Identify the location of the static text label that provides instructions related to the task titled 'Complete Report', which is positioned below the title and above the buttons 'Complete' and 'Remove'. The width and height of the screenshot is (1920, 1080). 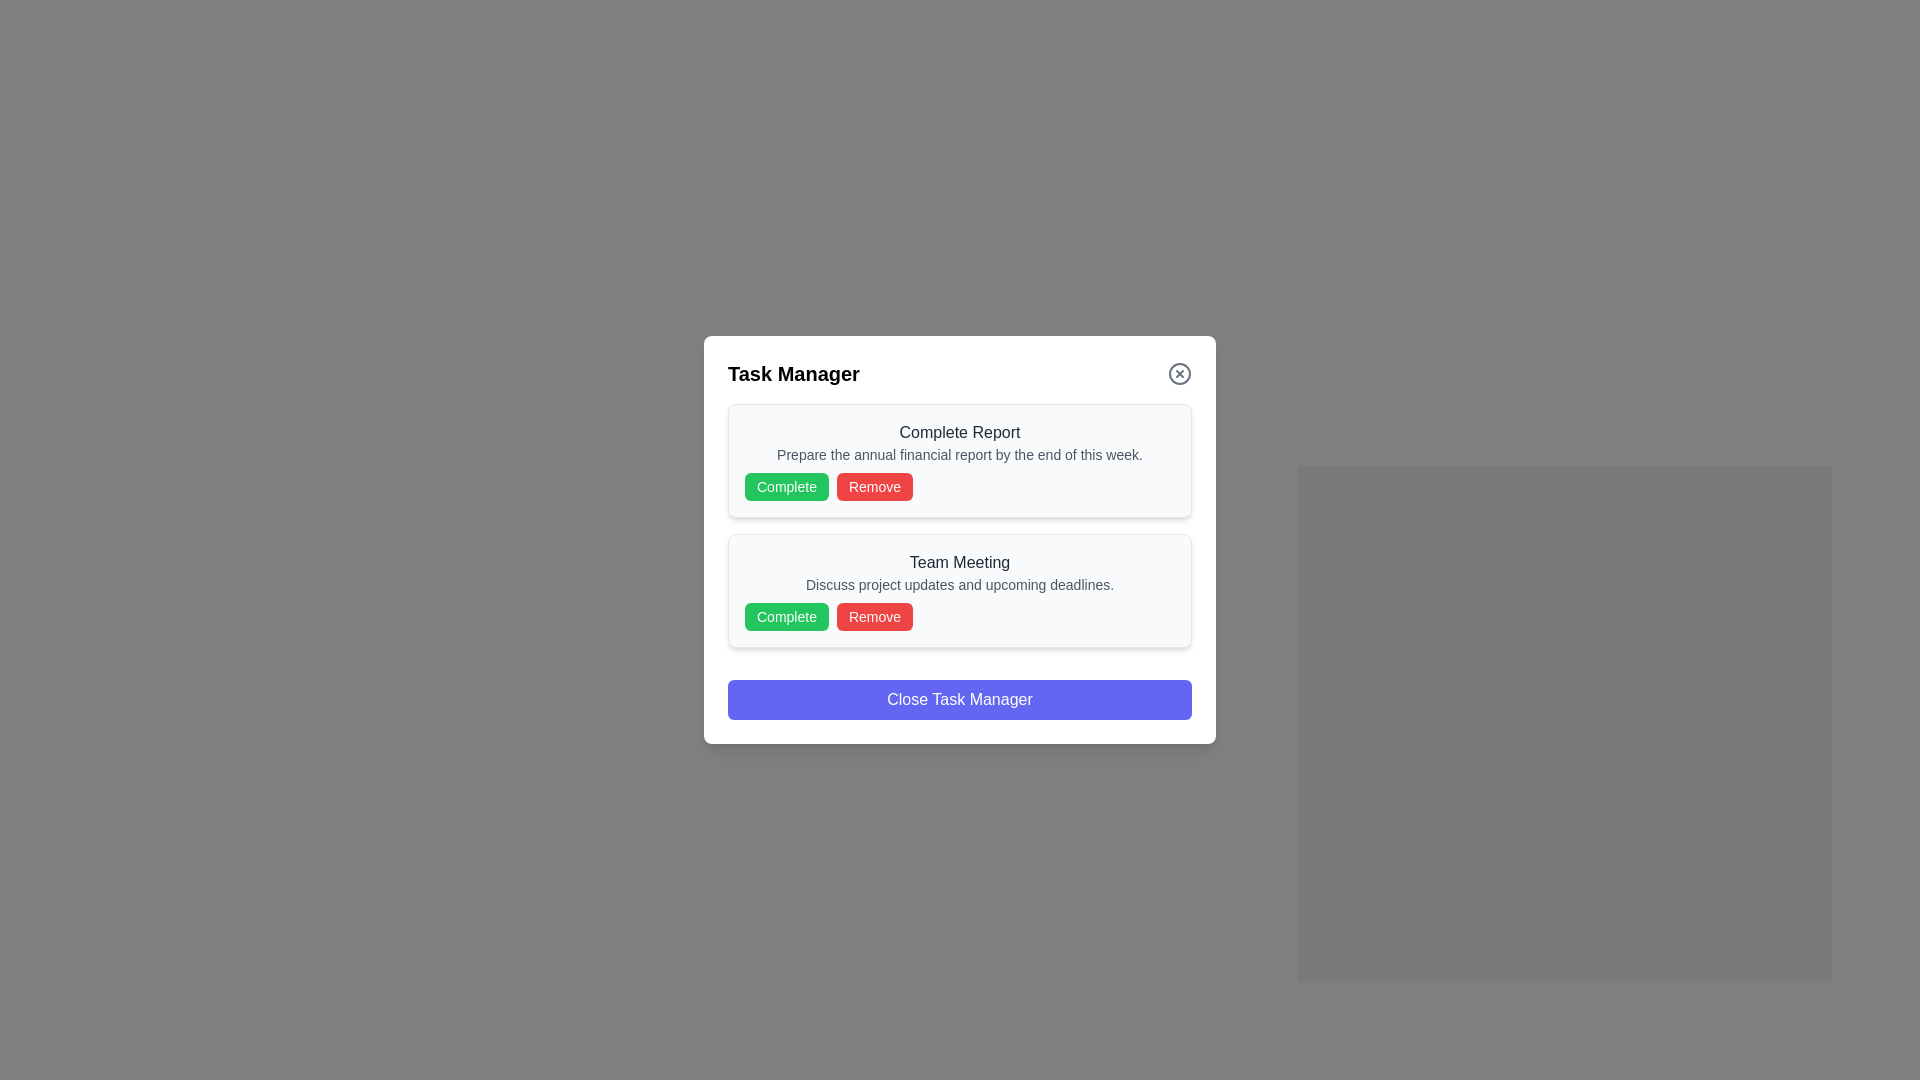
(960, 455).